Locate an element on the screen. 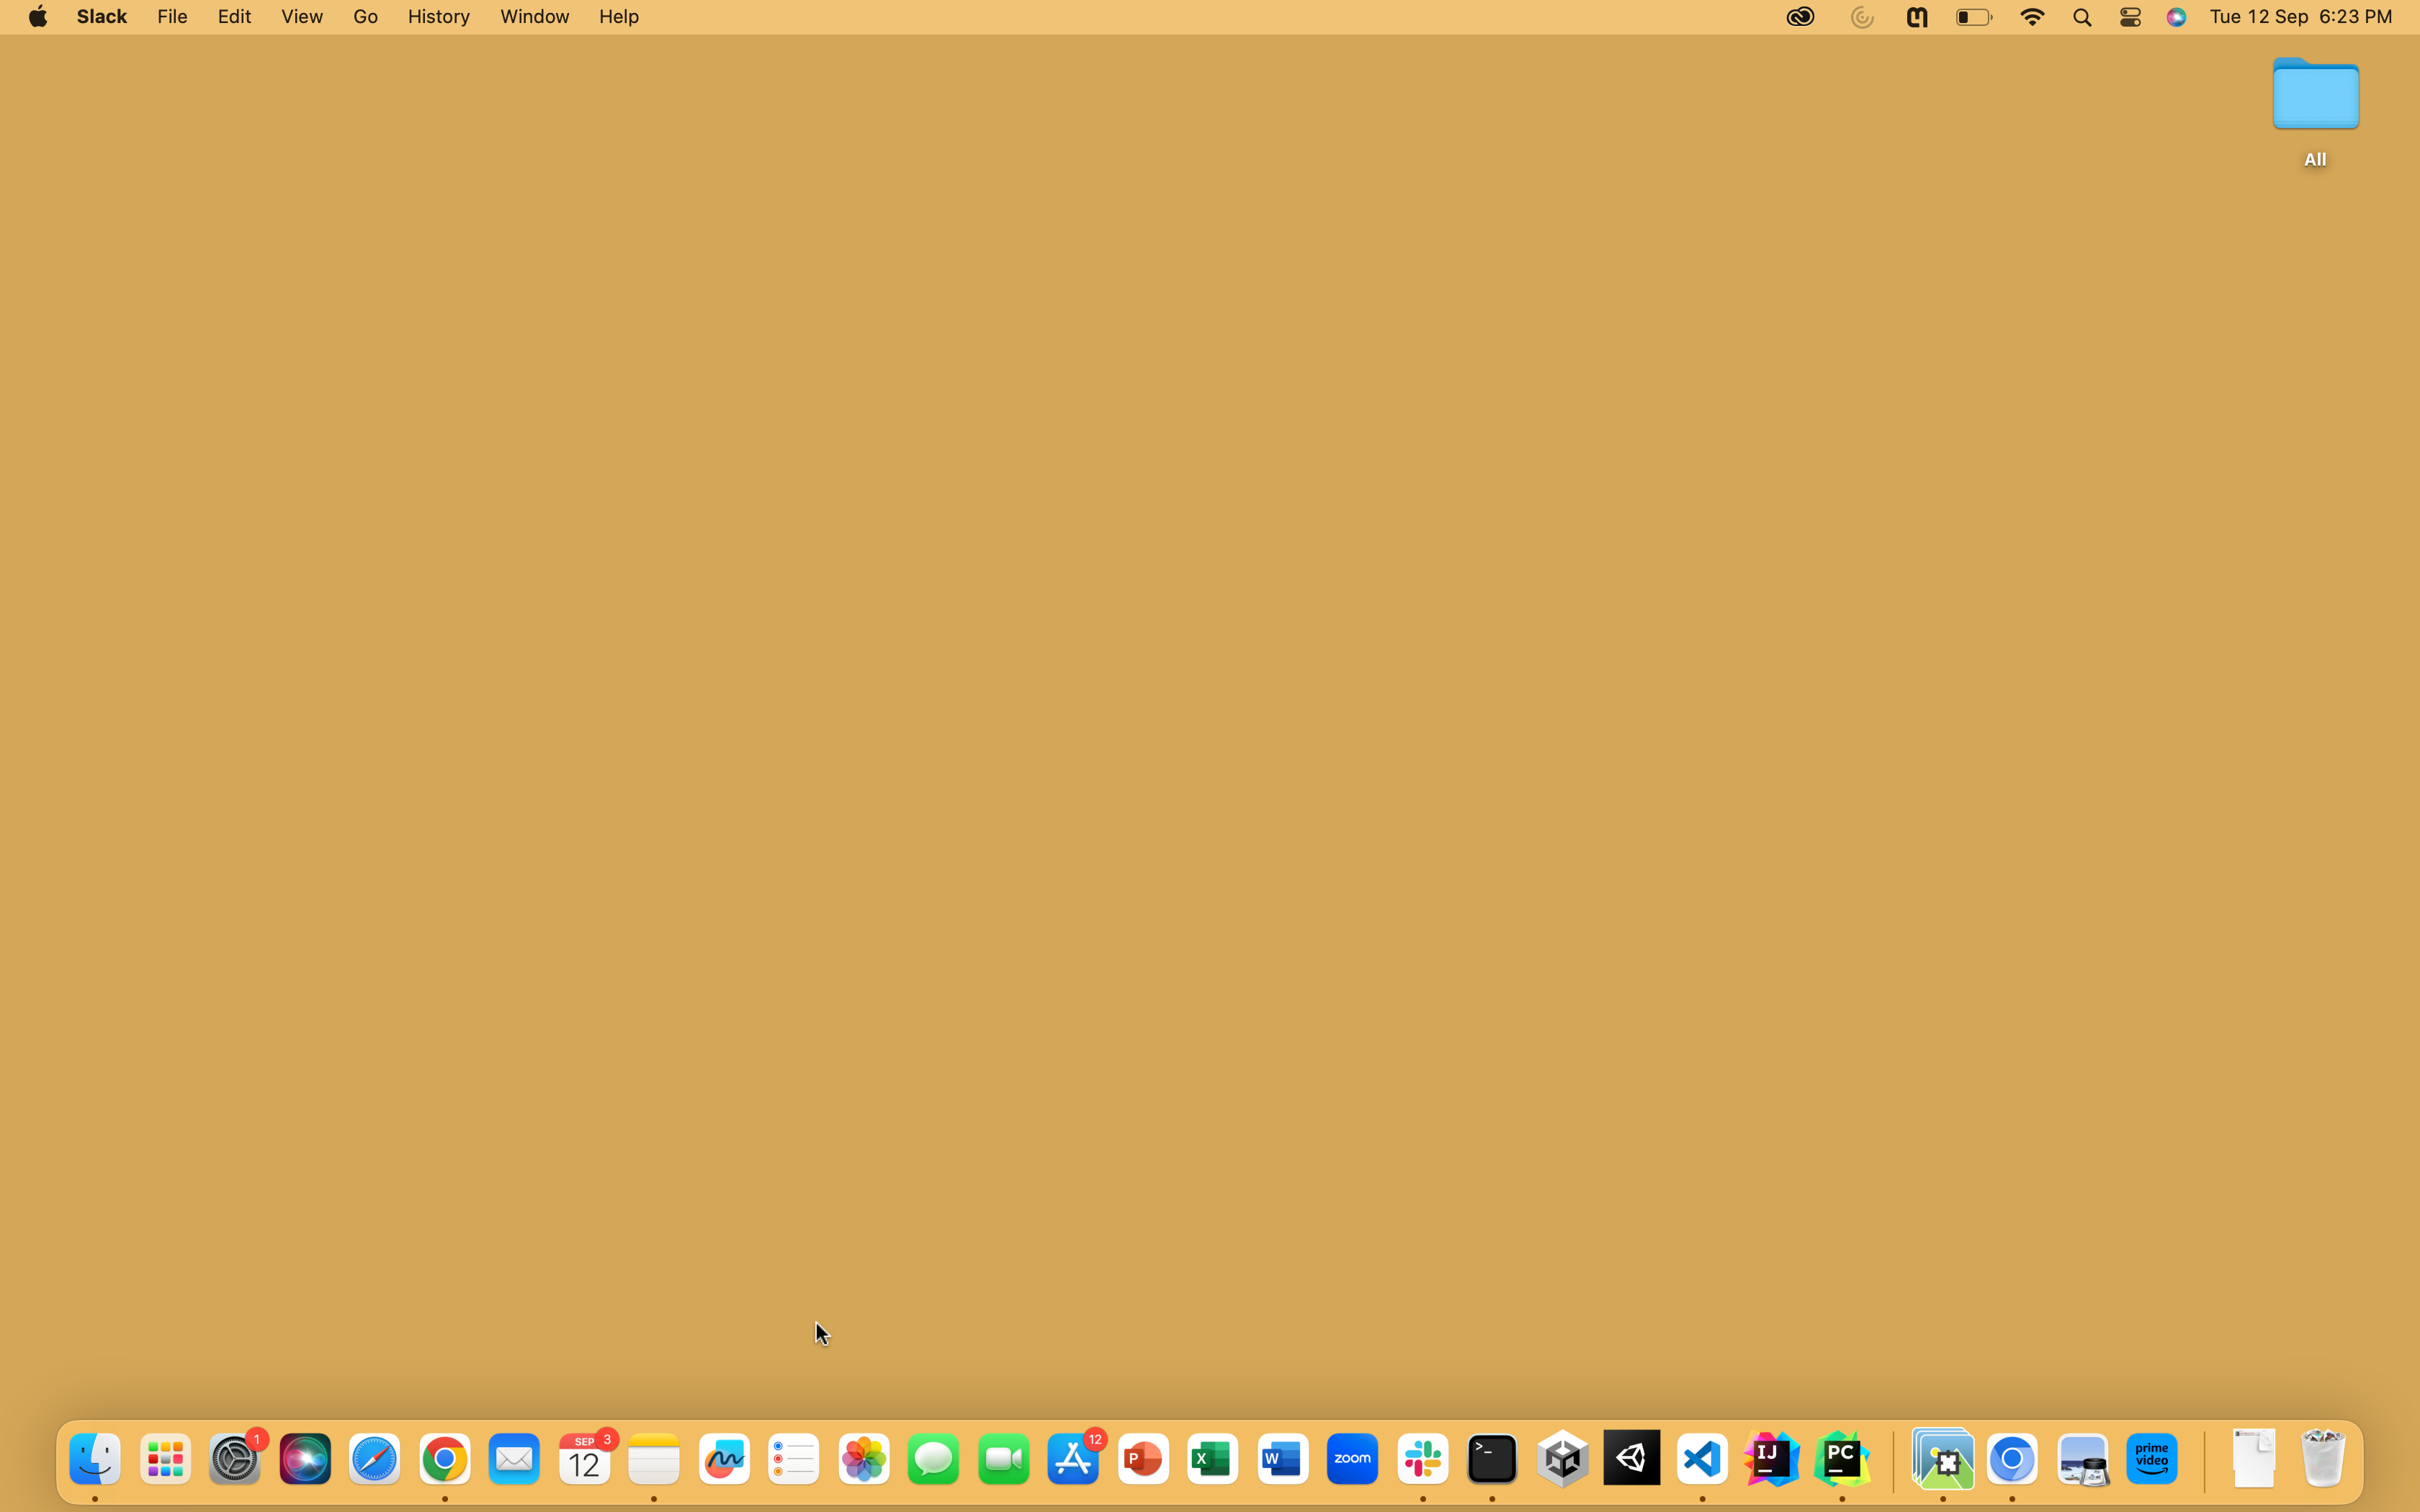 This screenshot has width=2420, height=1512. the View Options menu is located at coordinates (300, 17).